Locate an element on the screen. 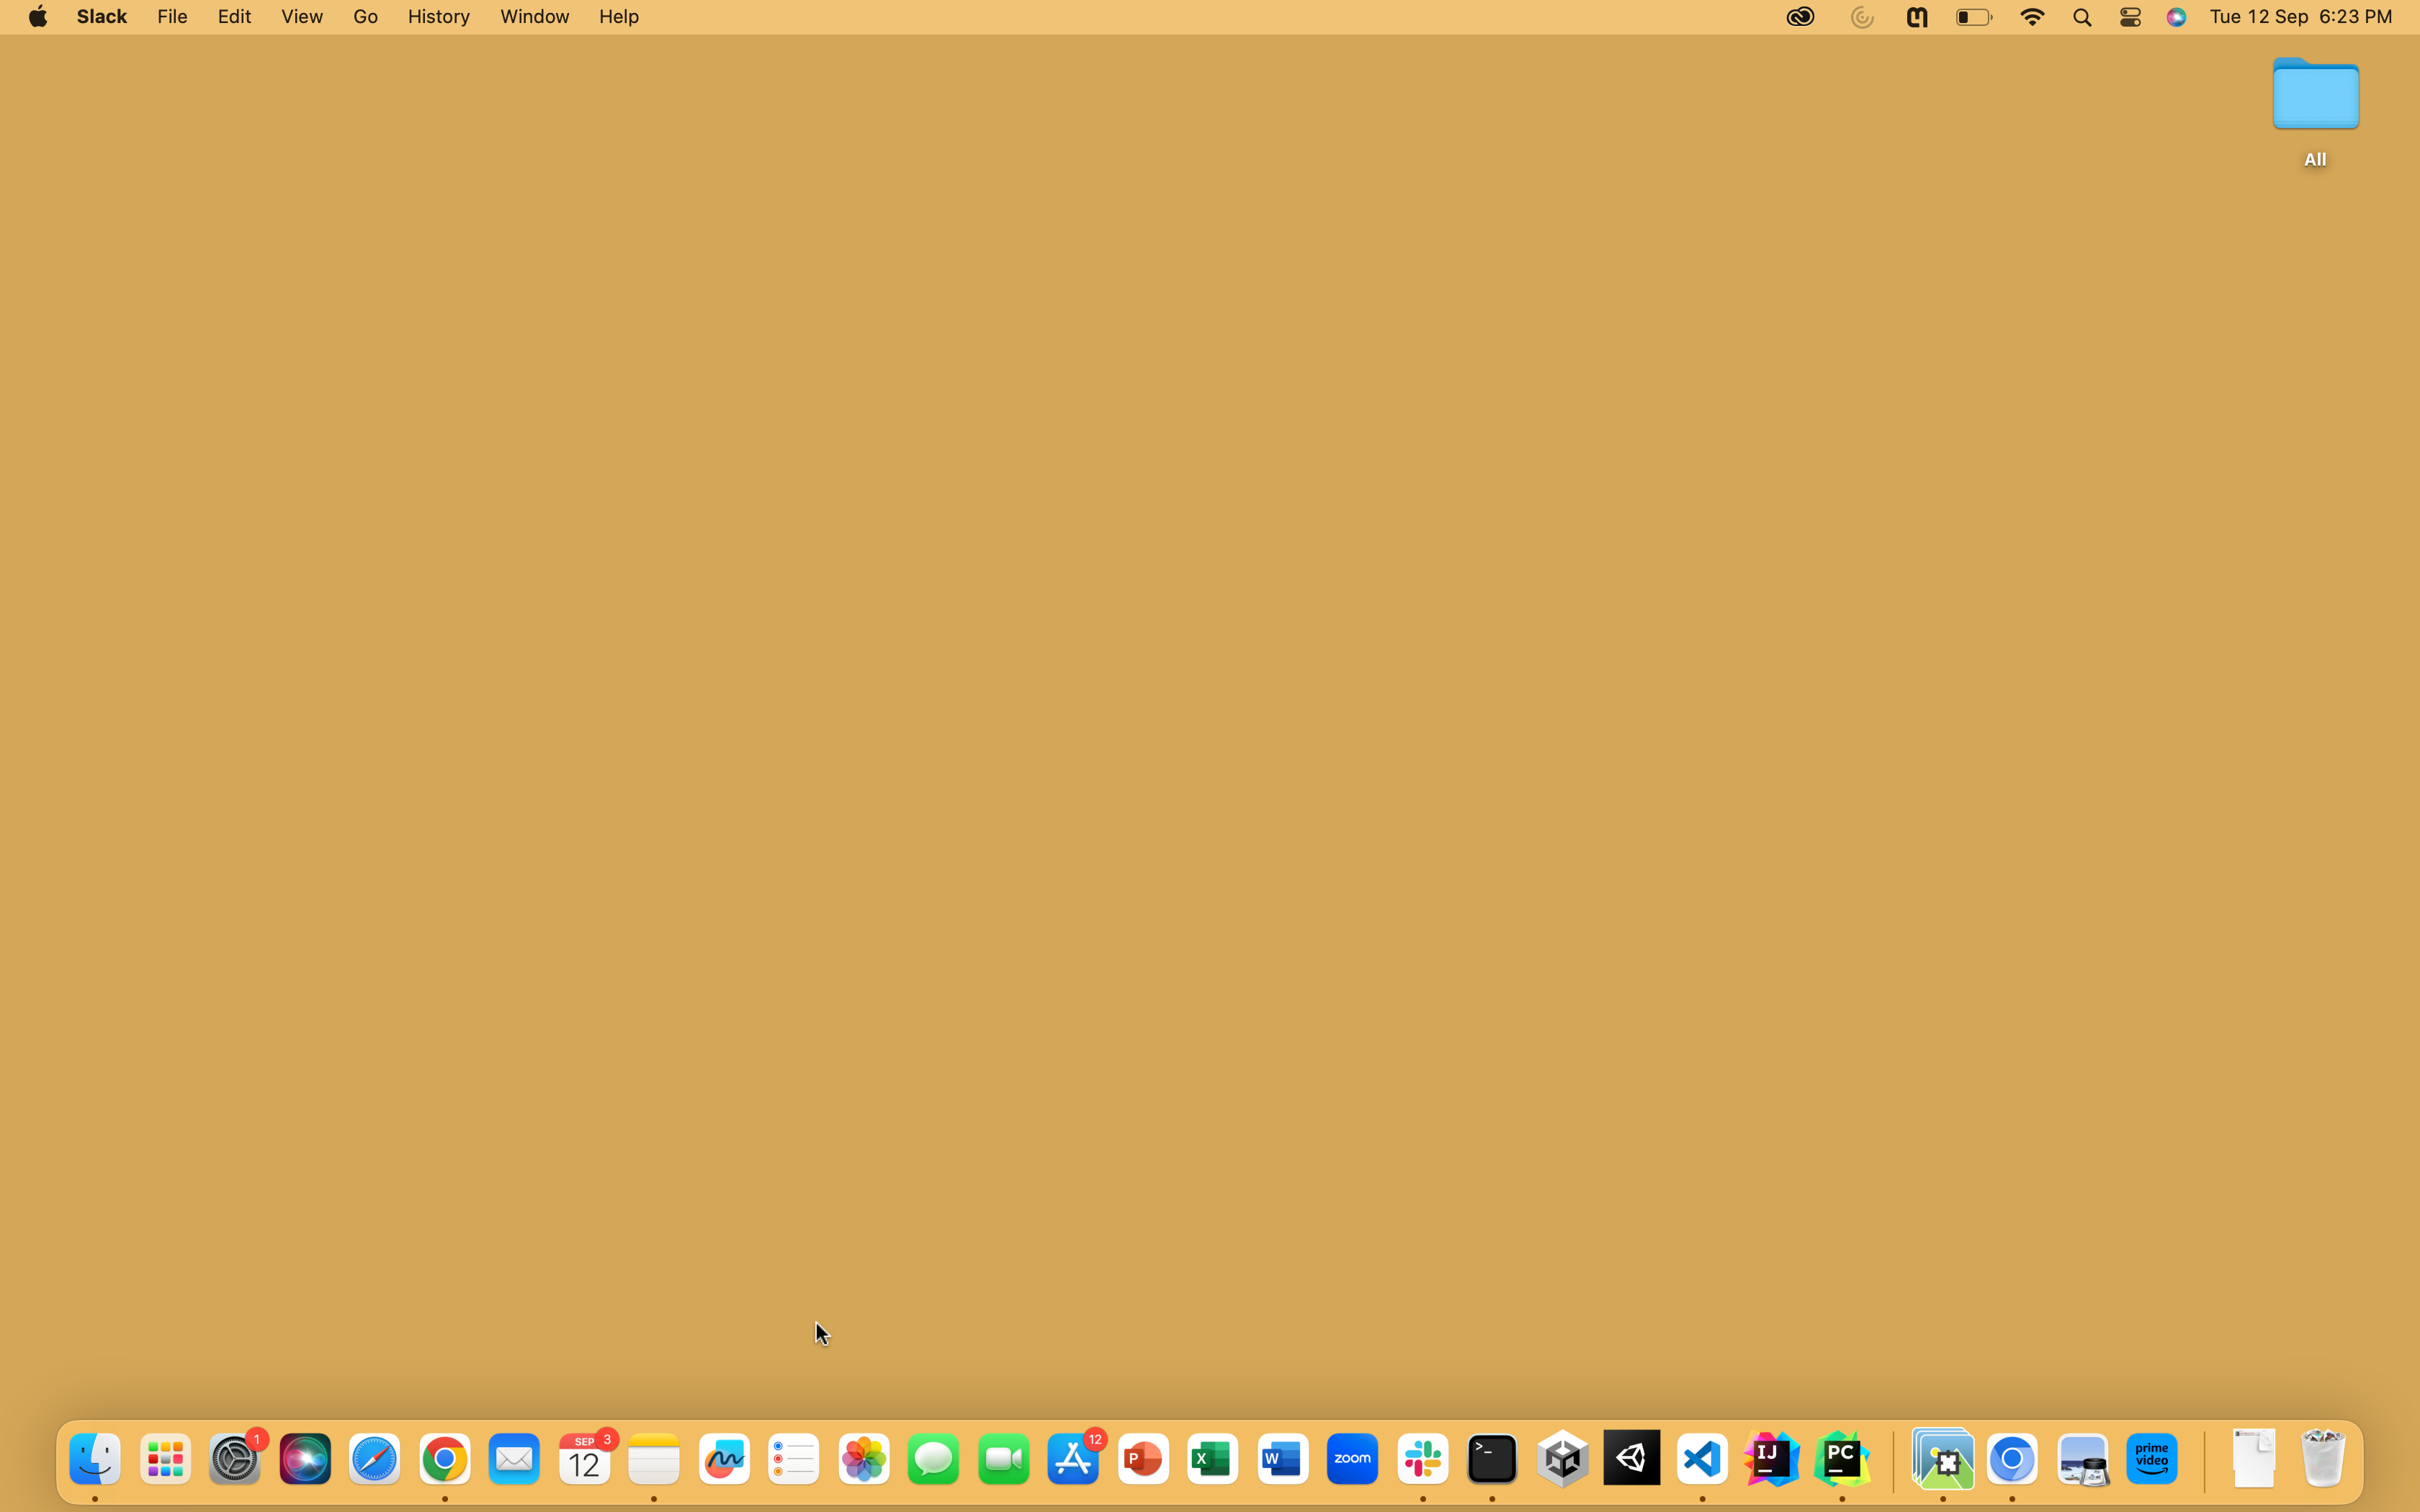 This screenshot has width=2420, height=1512. the View Options menu is located at coordinates (300, 17).